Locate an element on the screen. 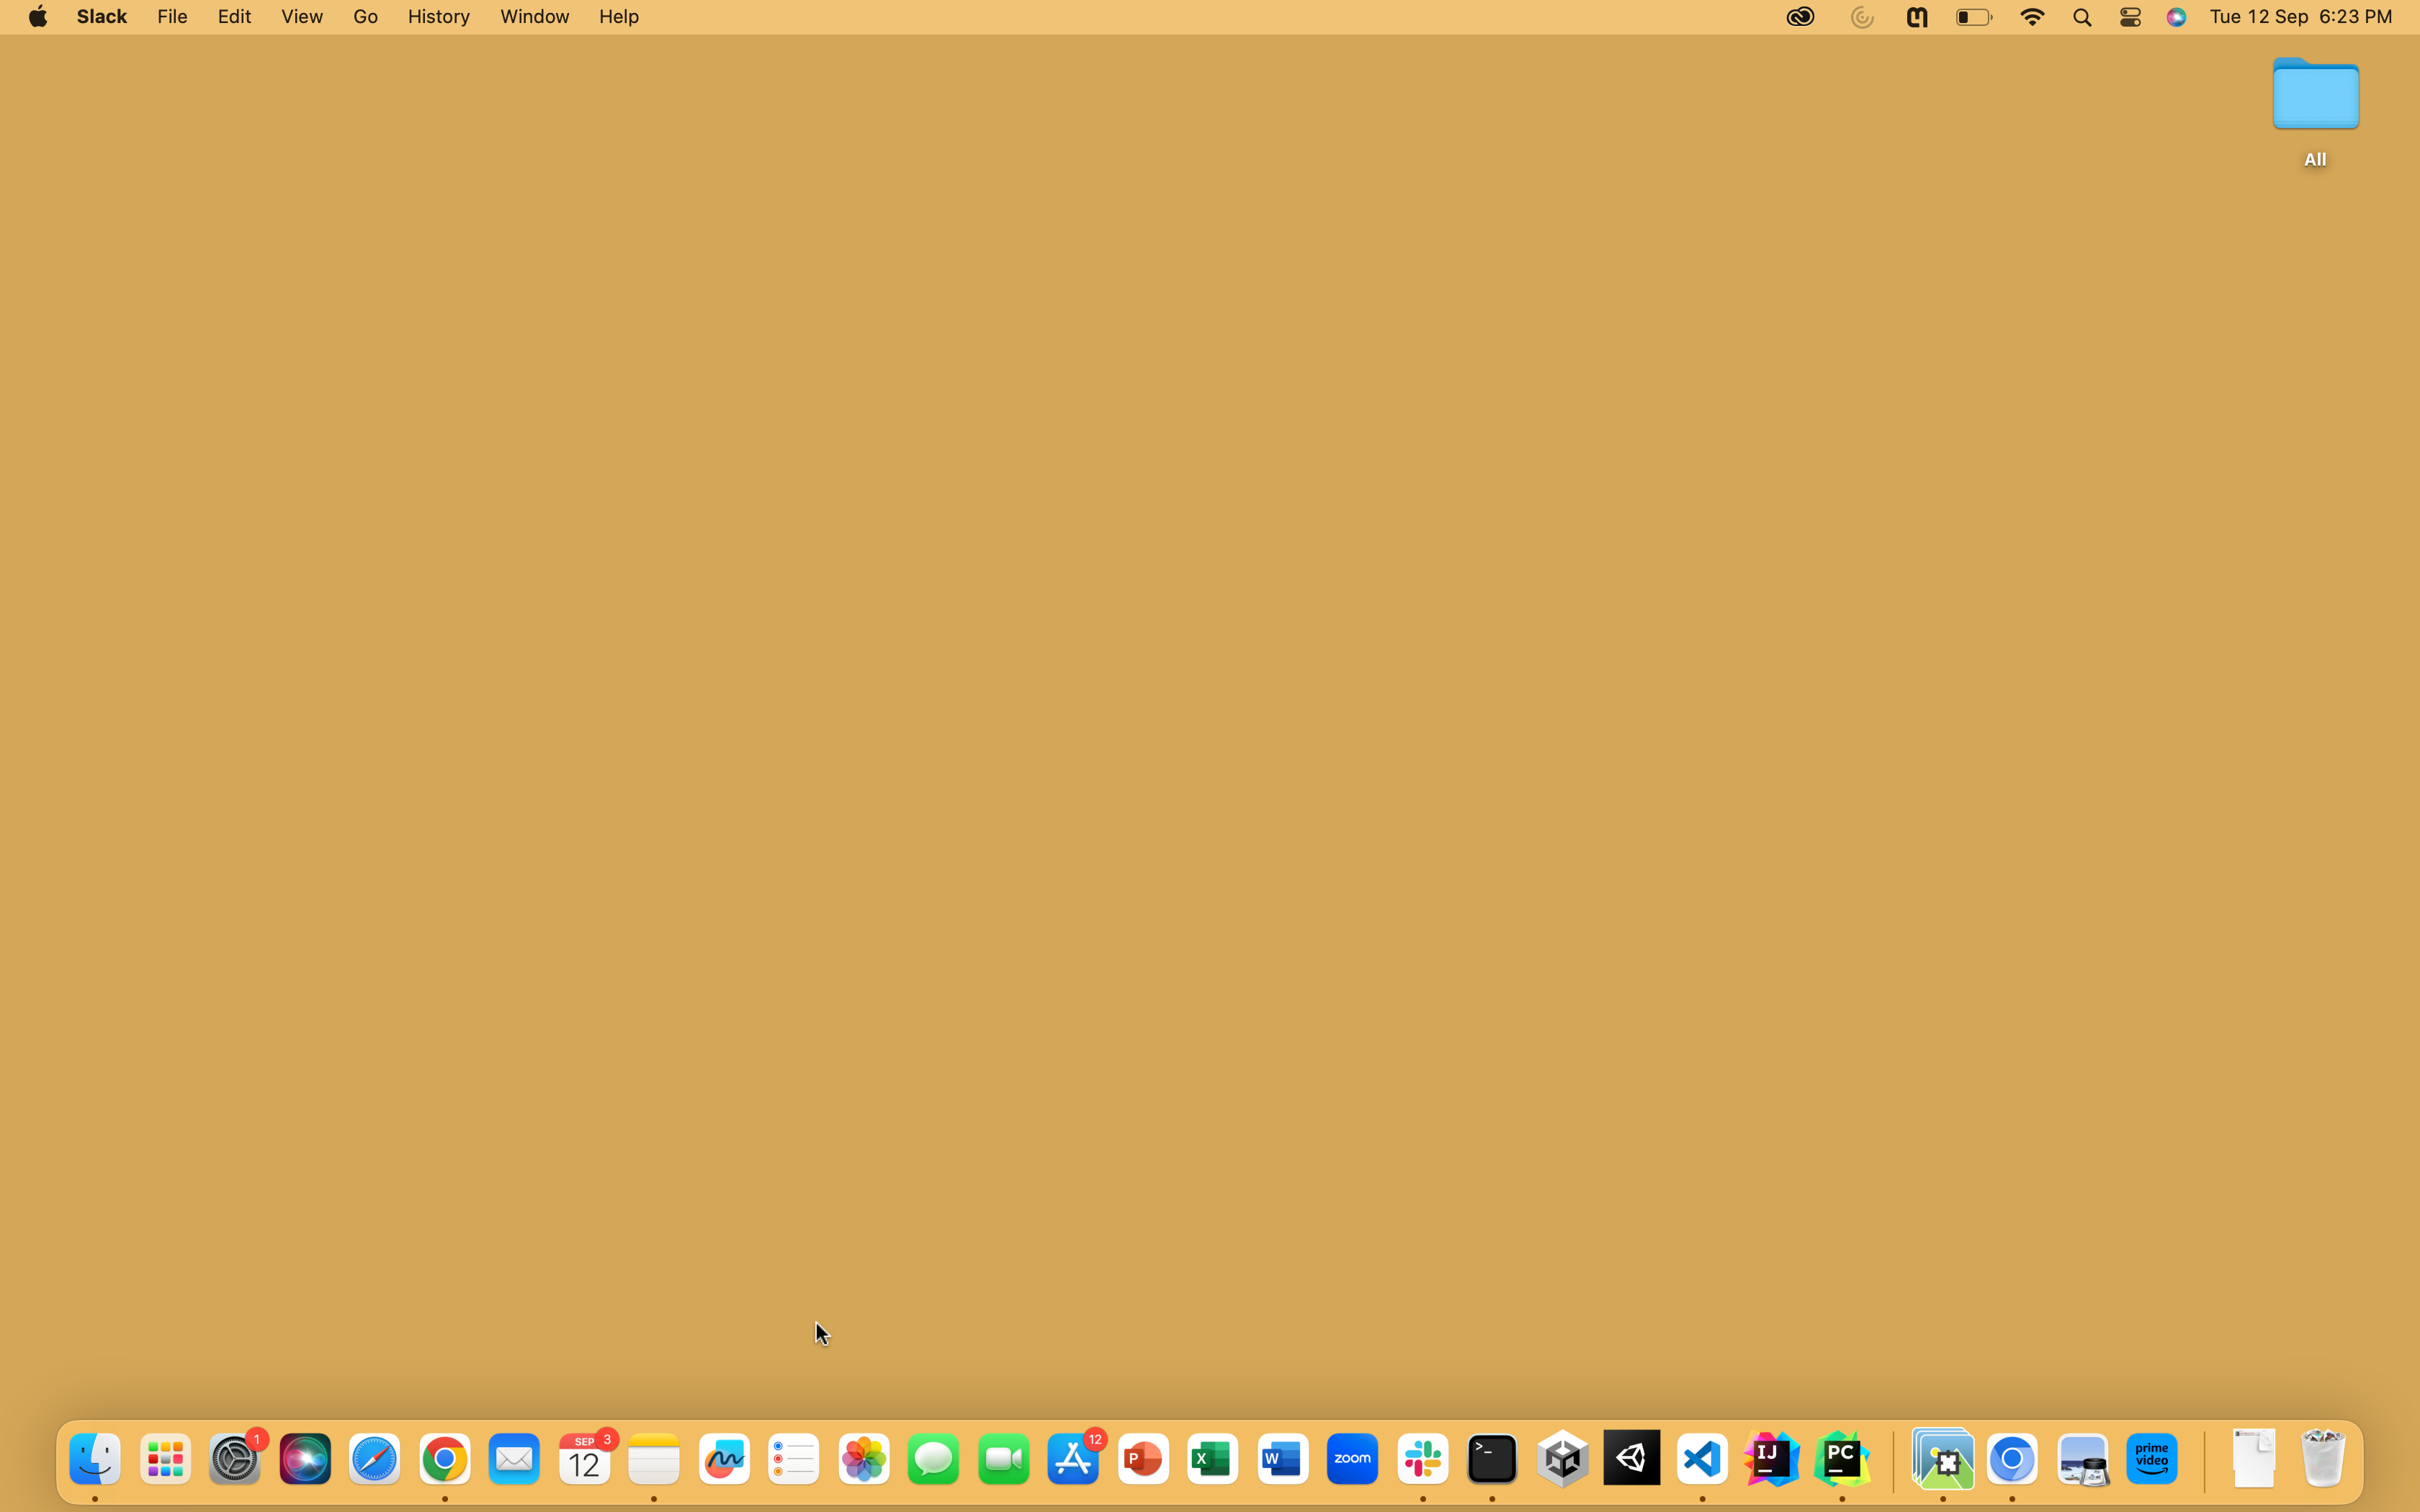 This screenshot has width=2420, height=1512. the View Options menu is located at coordinates (300, 17).